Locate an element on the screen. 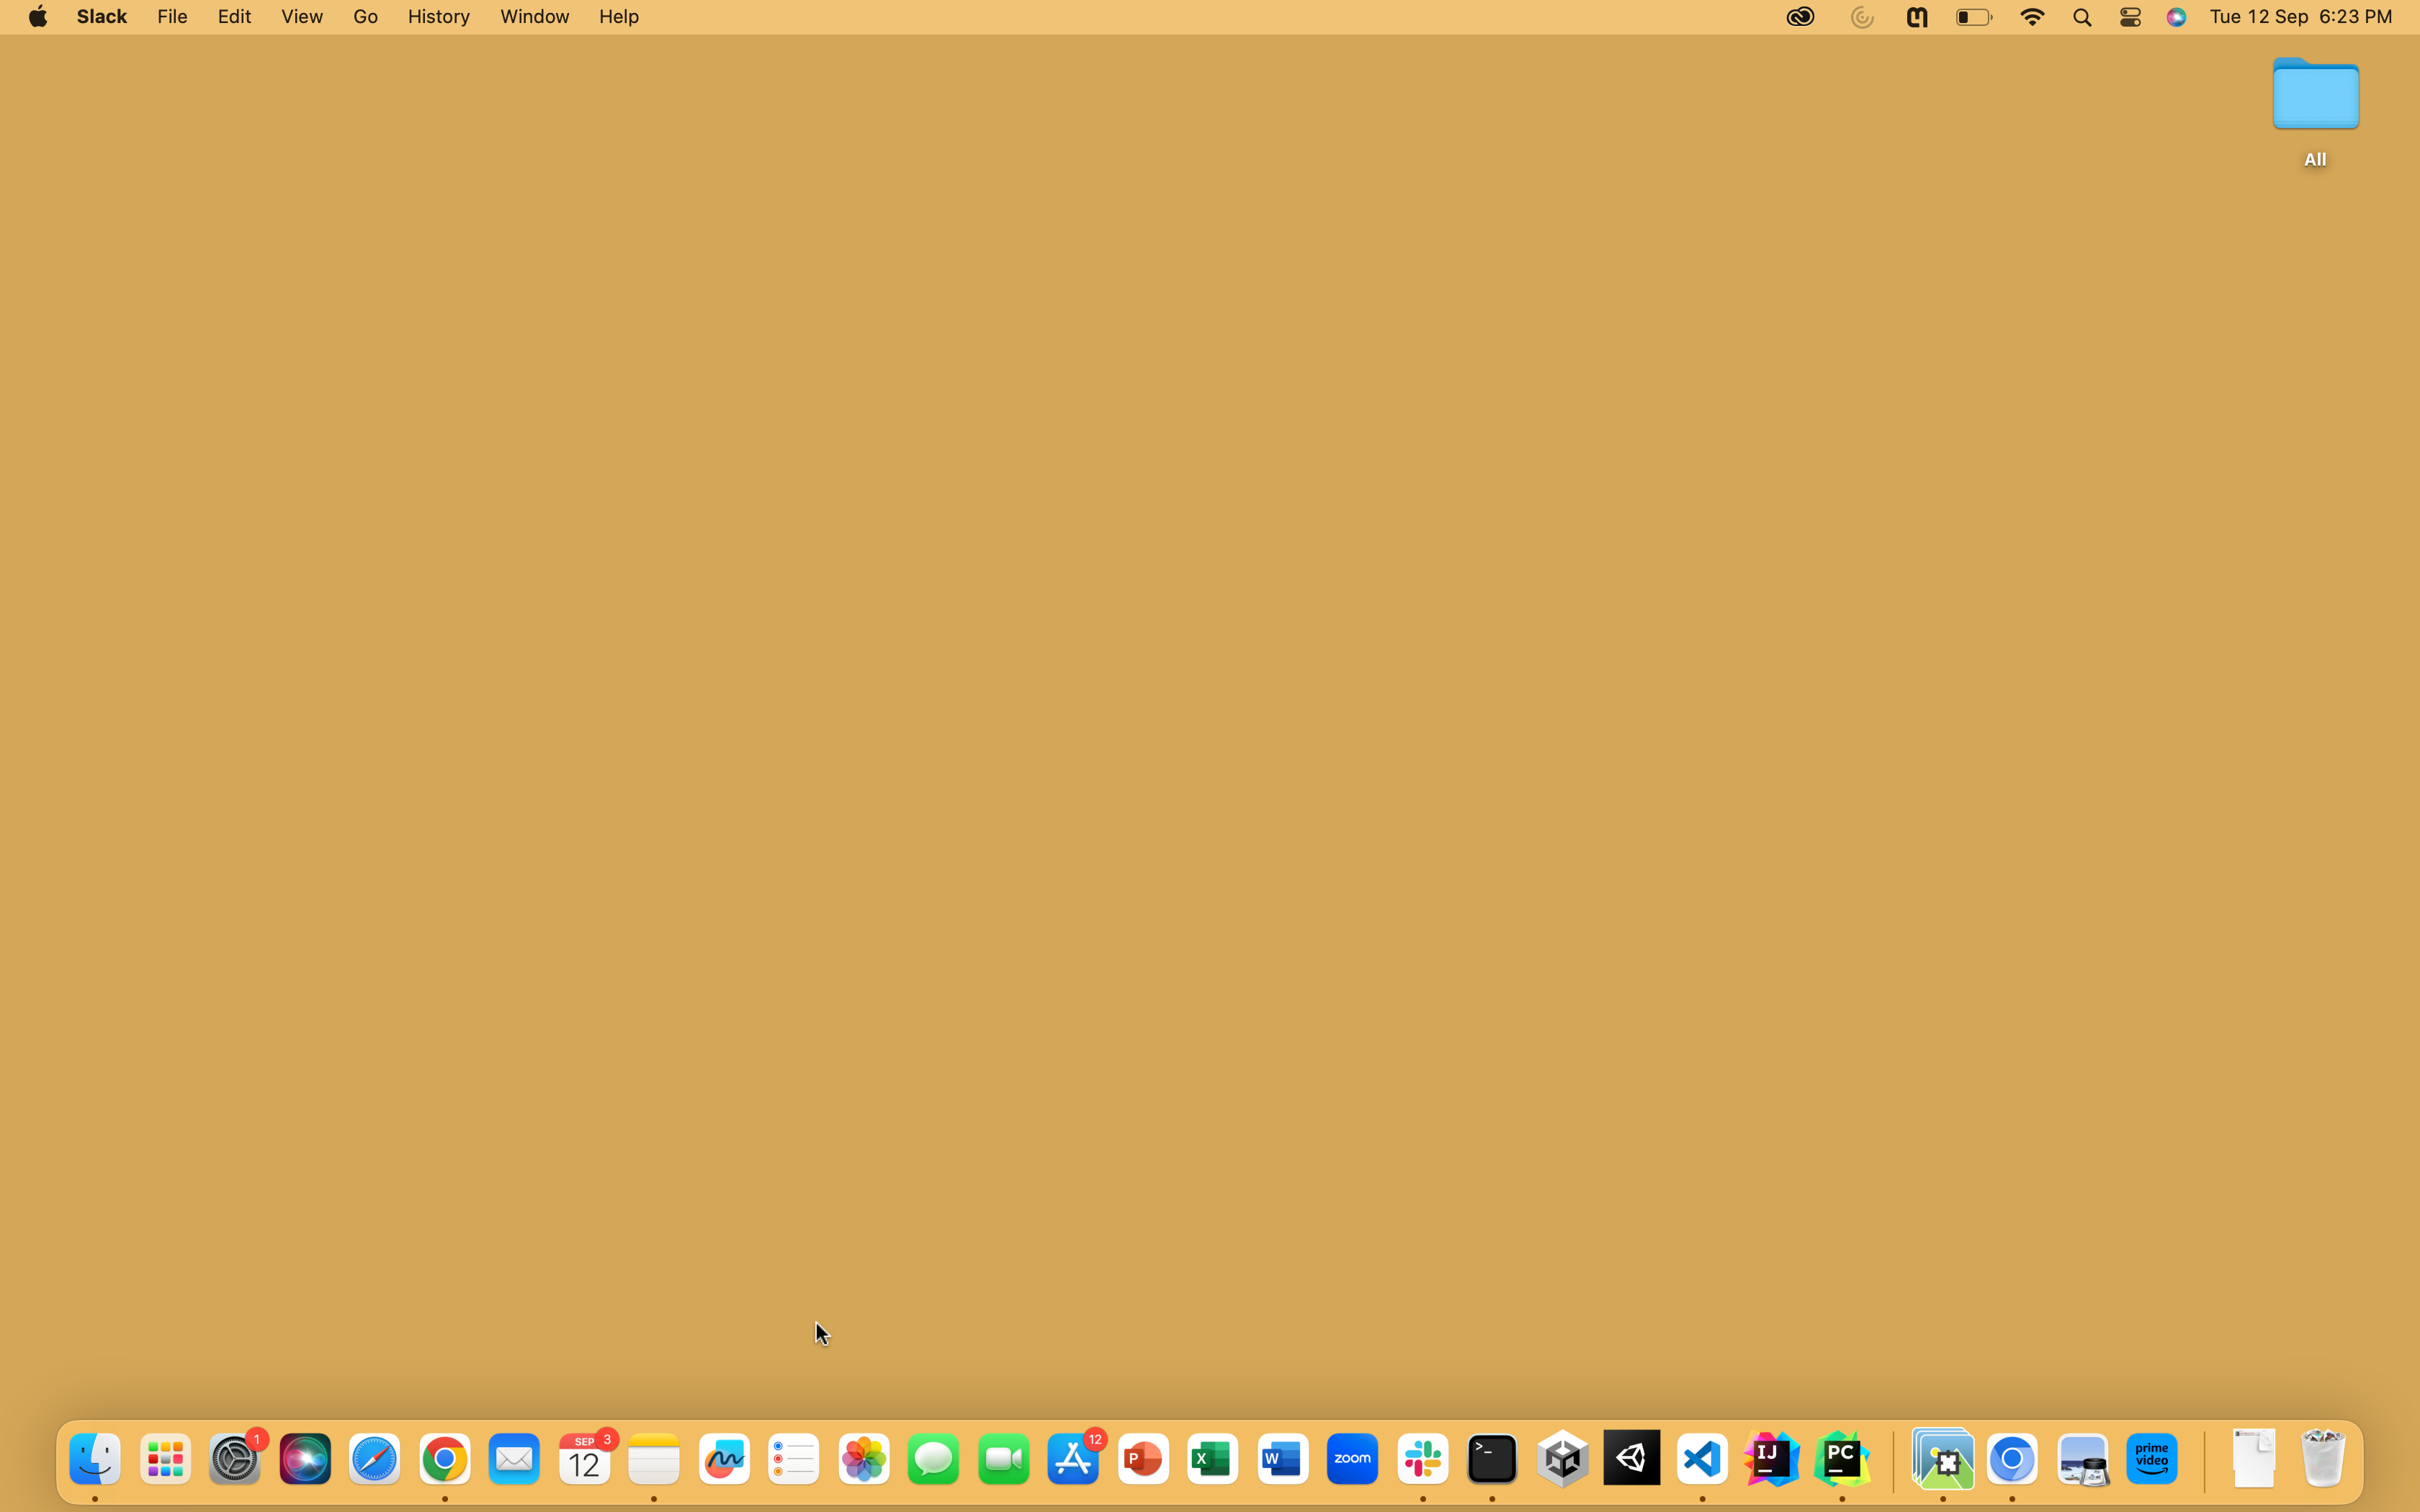 This screenshot has width=2420, height=1512. the View Options menu is located at coordinates (300, 17).